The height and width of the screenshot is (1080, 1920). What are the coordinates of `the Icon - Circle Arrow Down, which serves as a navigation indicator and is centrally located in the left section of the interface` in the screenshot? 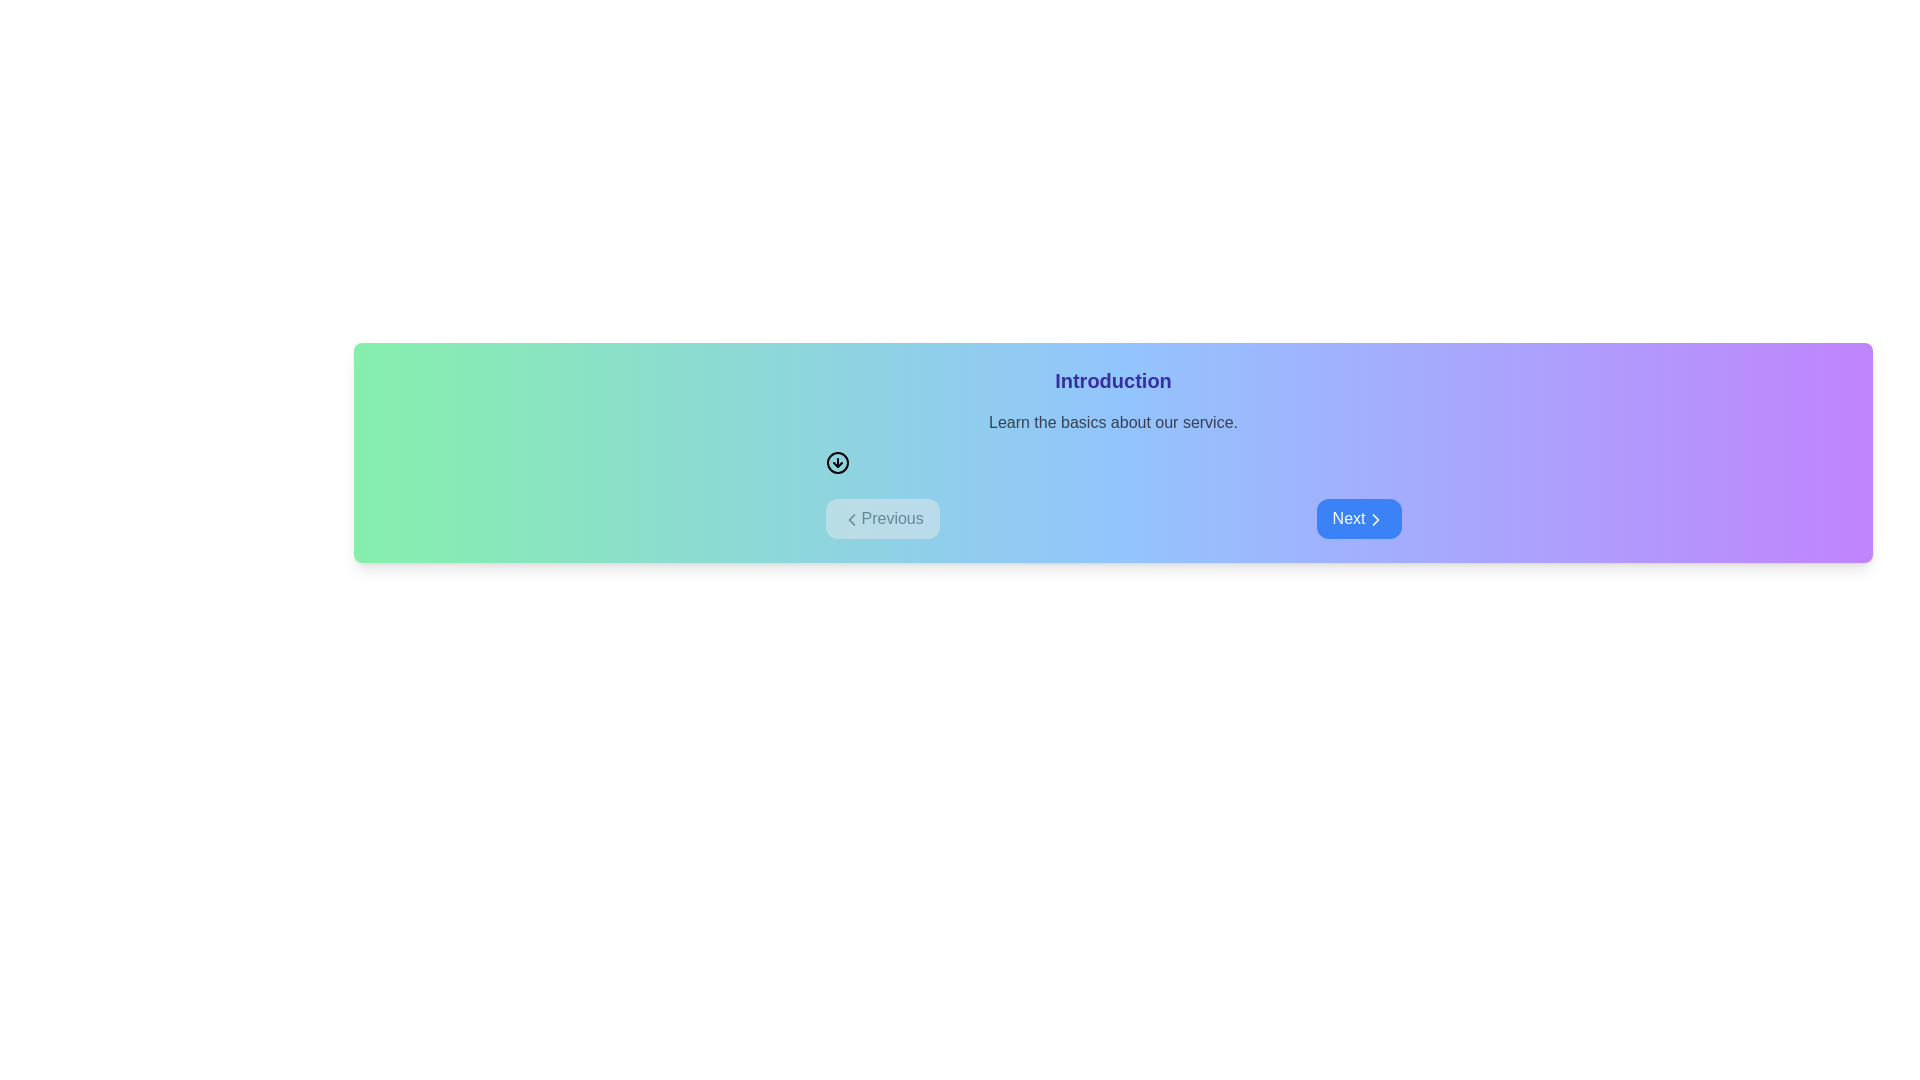 It's located at (837, 462).